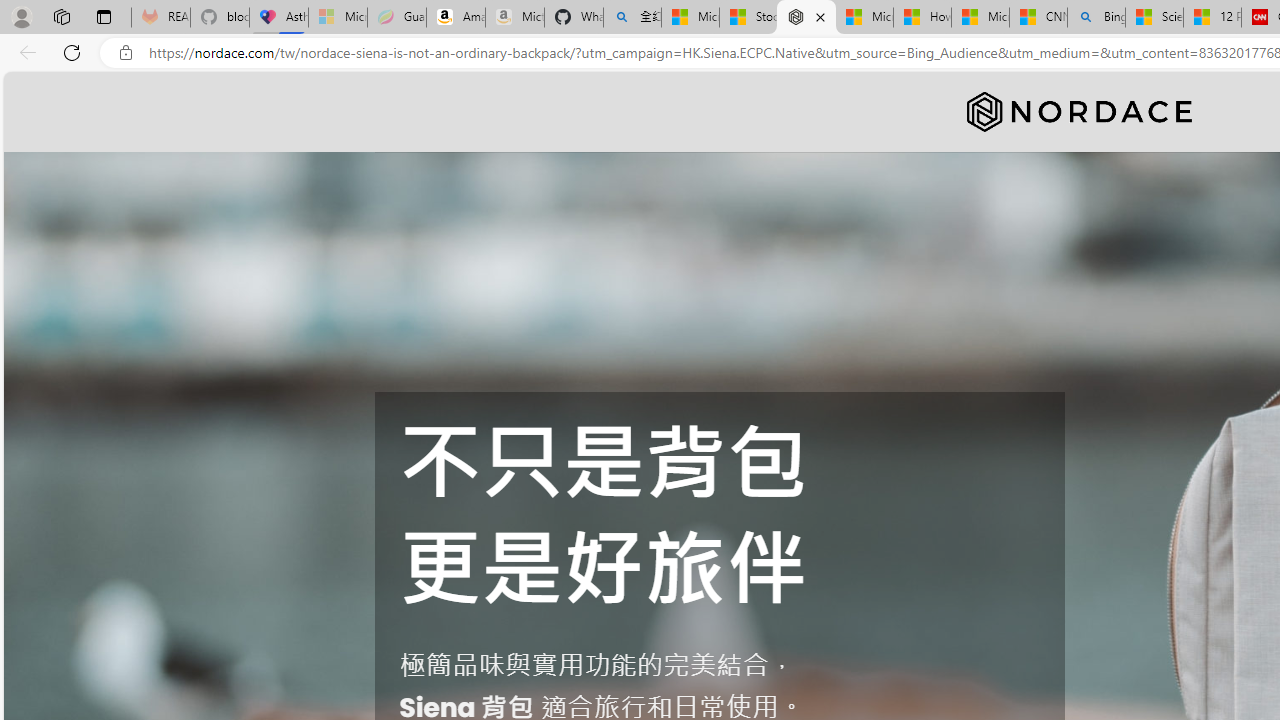  Describe the element at coordinates (1038, 17) in the screenshot. I see `'CNN - MSN'` at that location.